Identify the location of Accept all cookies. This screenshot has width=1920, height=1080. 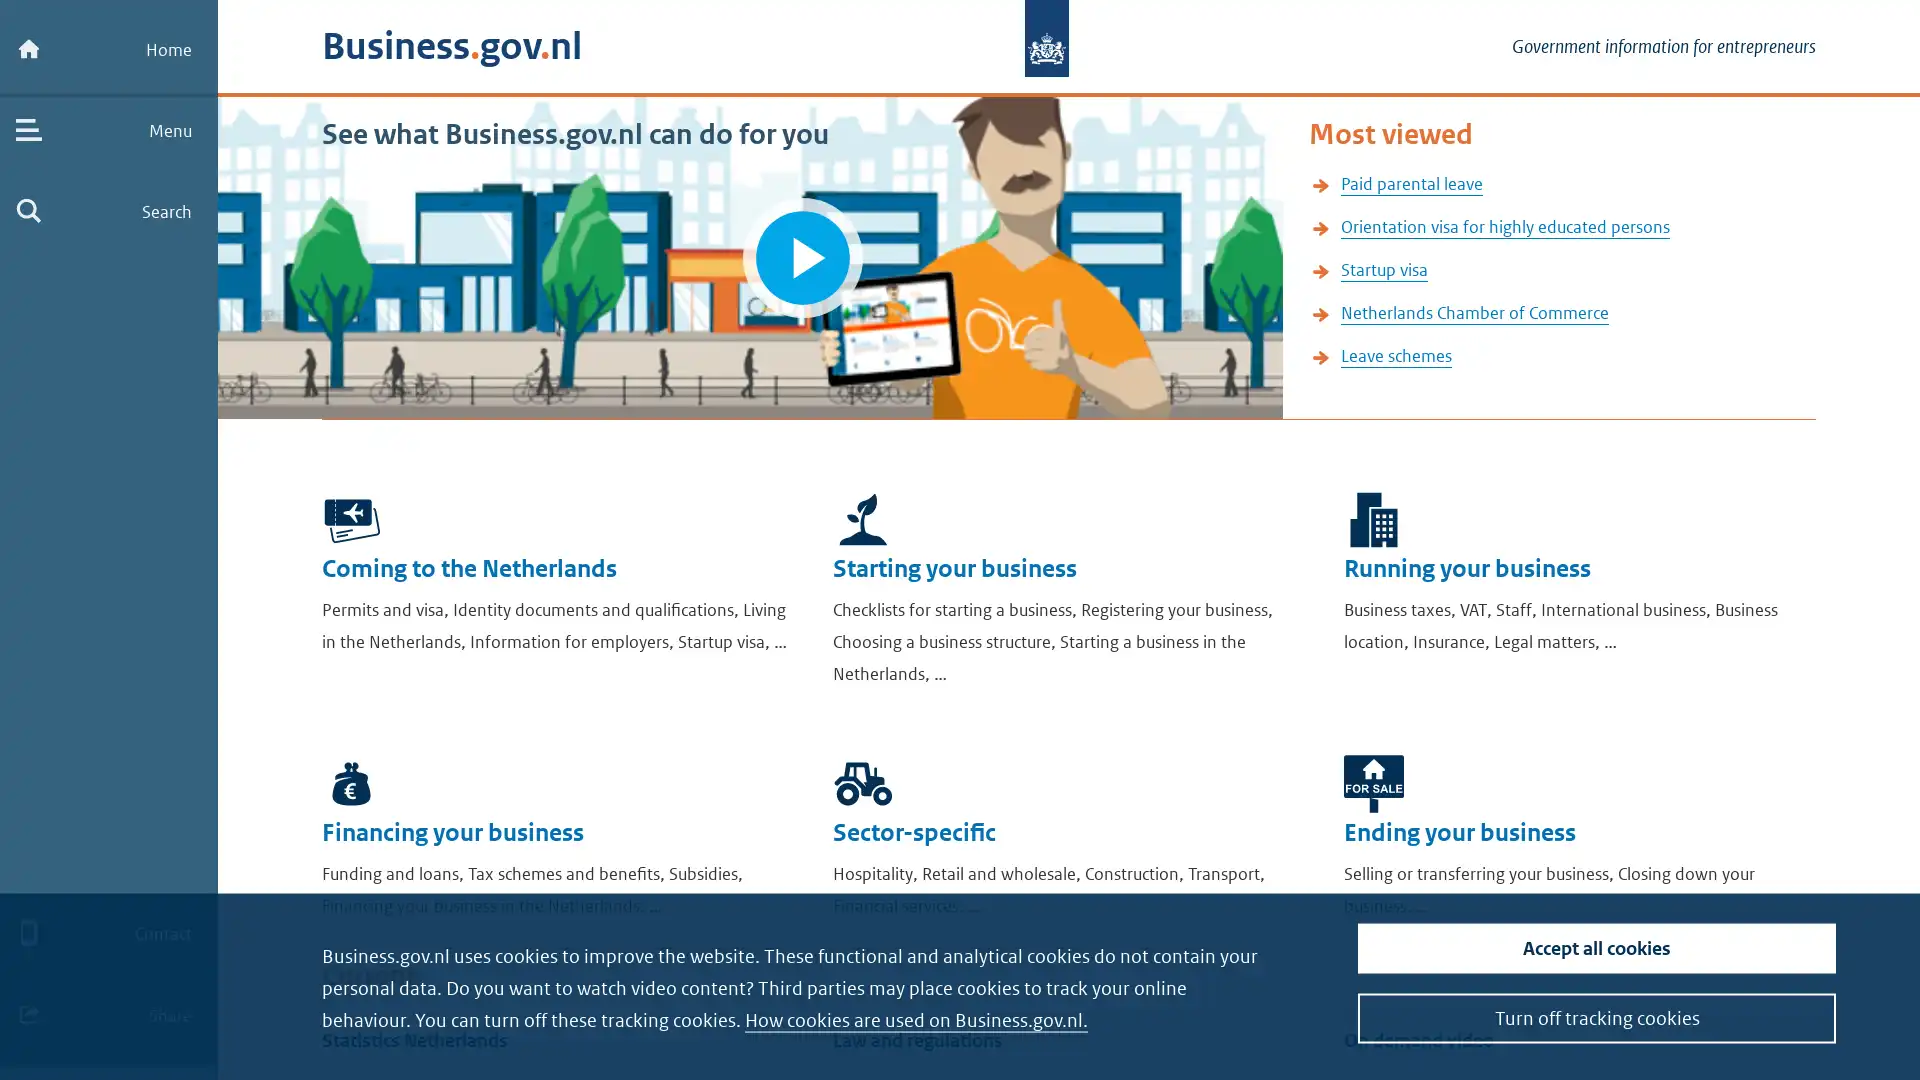
(1596, 944).